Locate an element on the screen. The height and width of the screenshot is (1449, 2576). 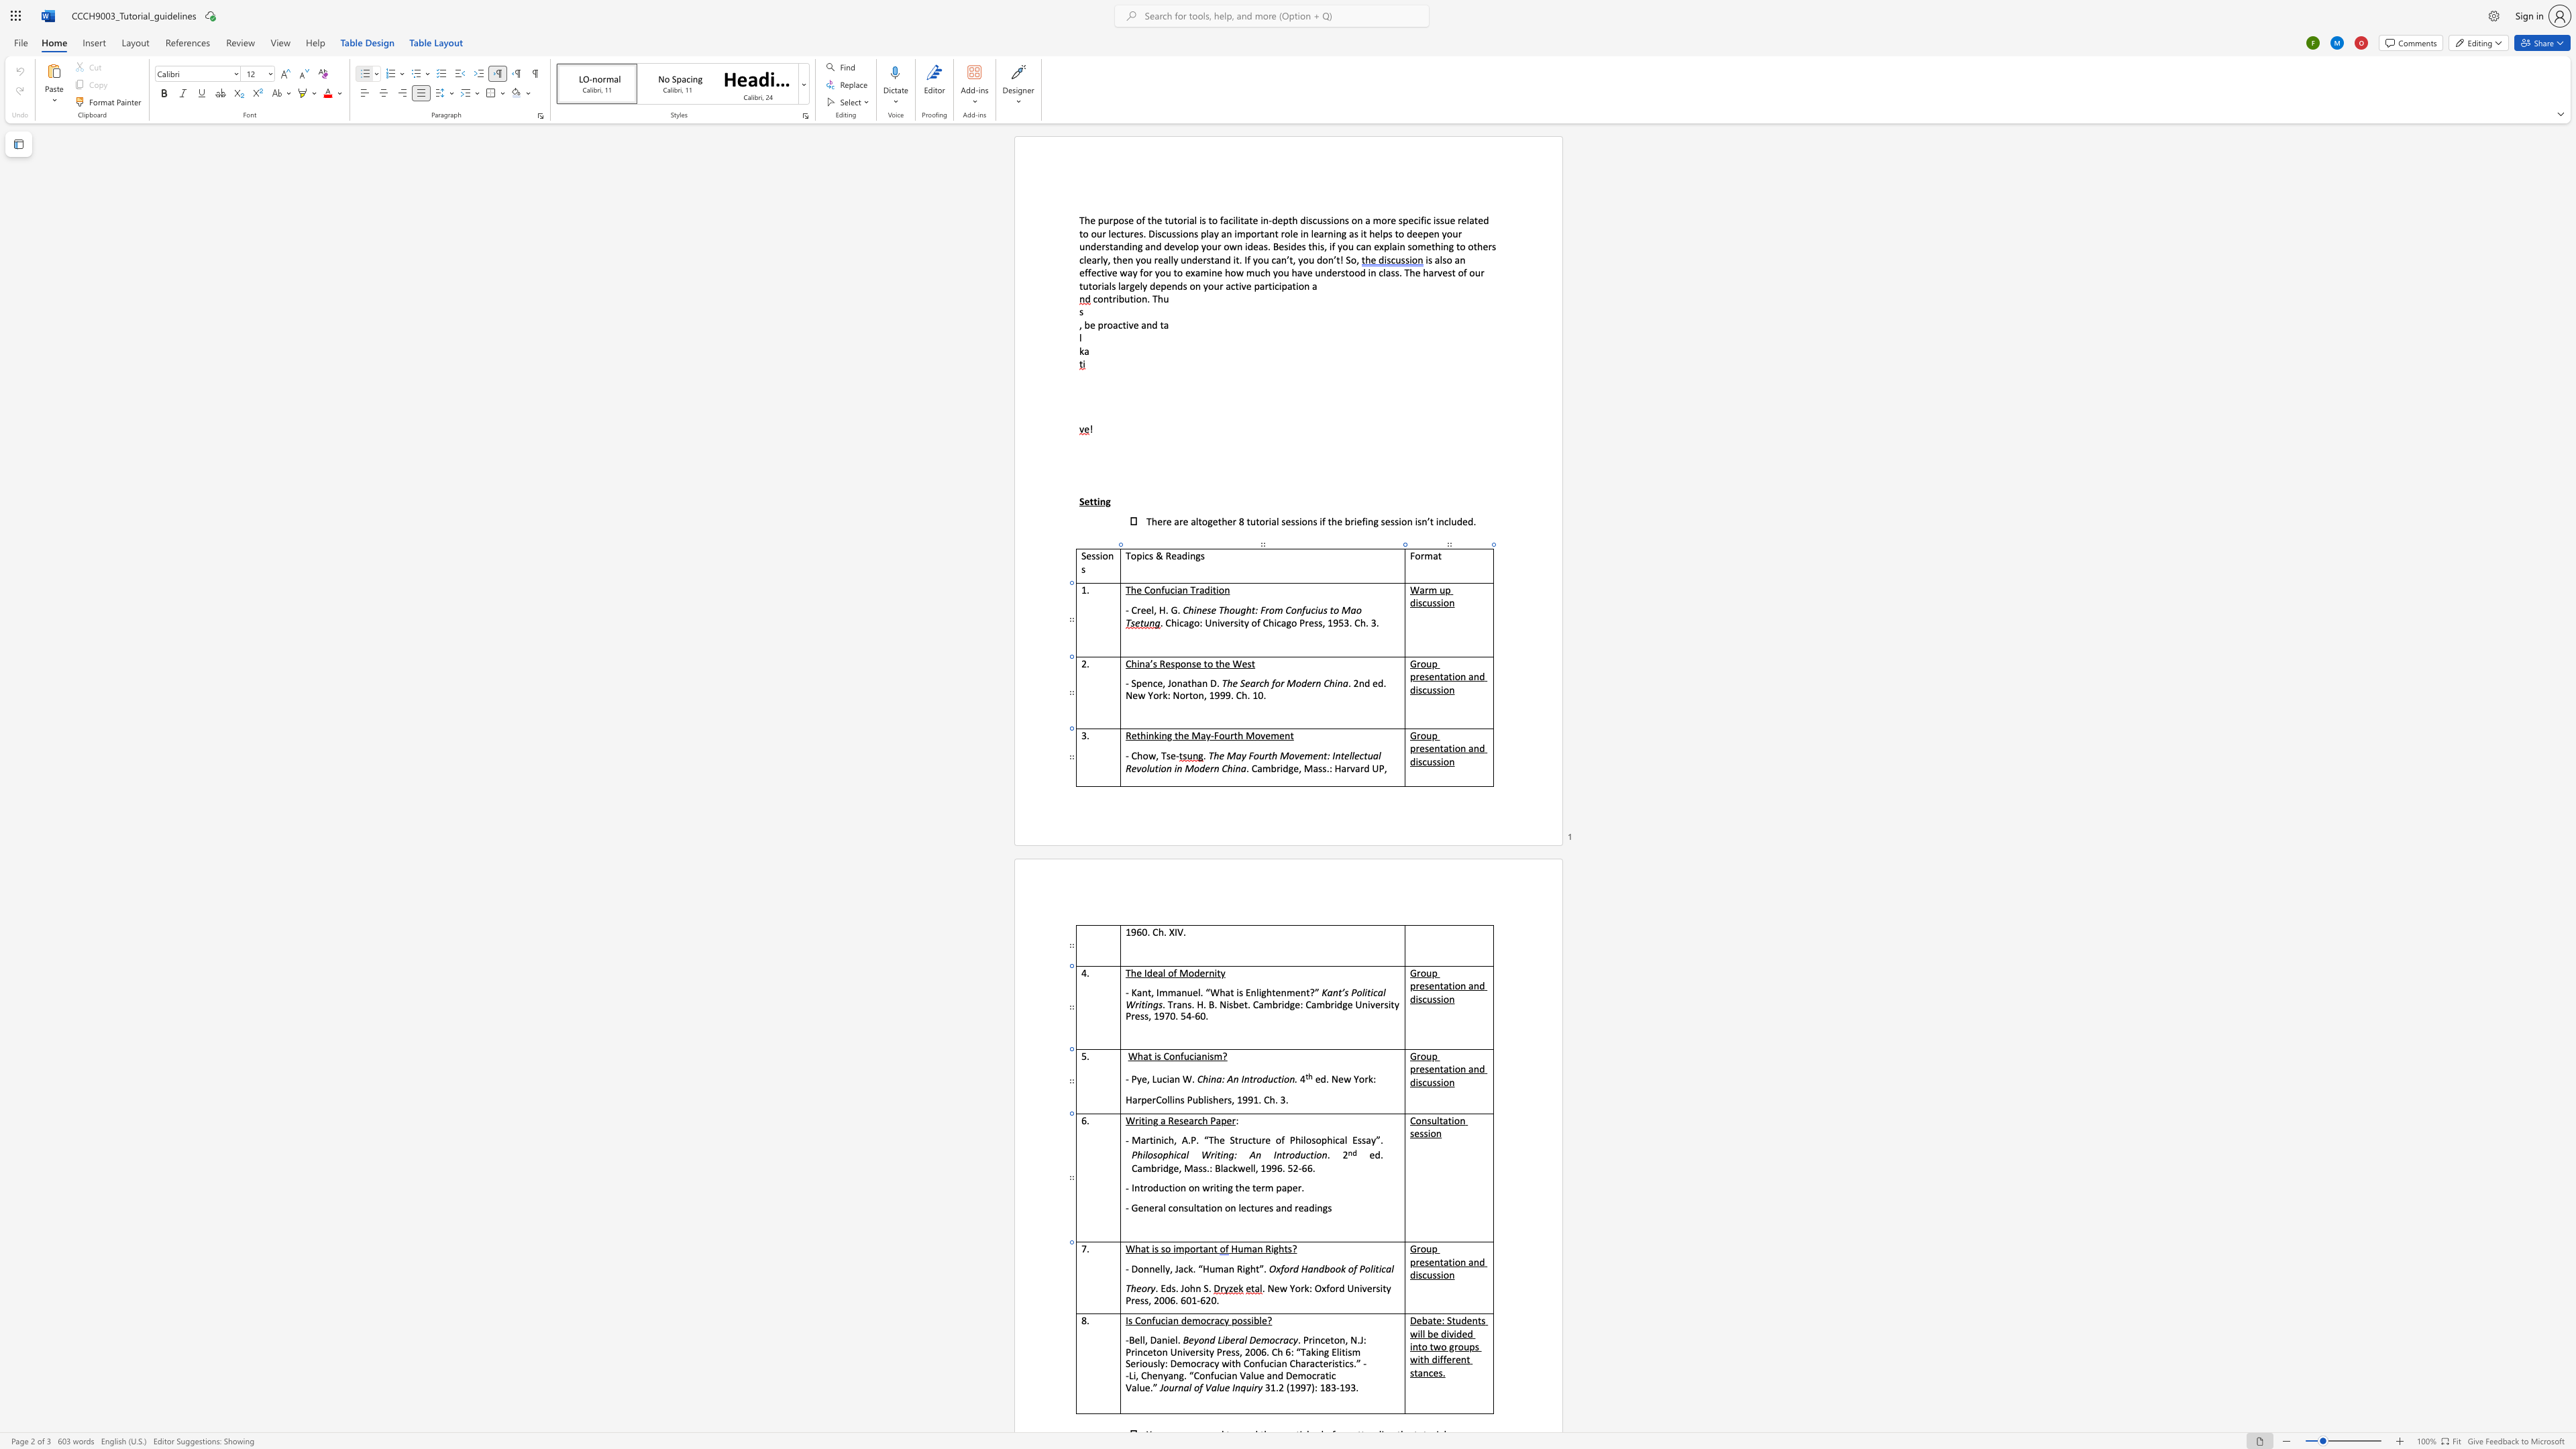
the 2th character "t" in the text is located at coordinates (1200, 1248).